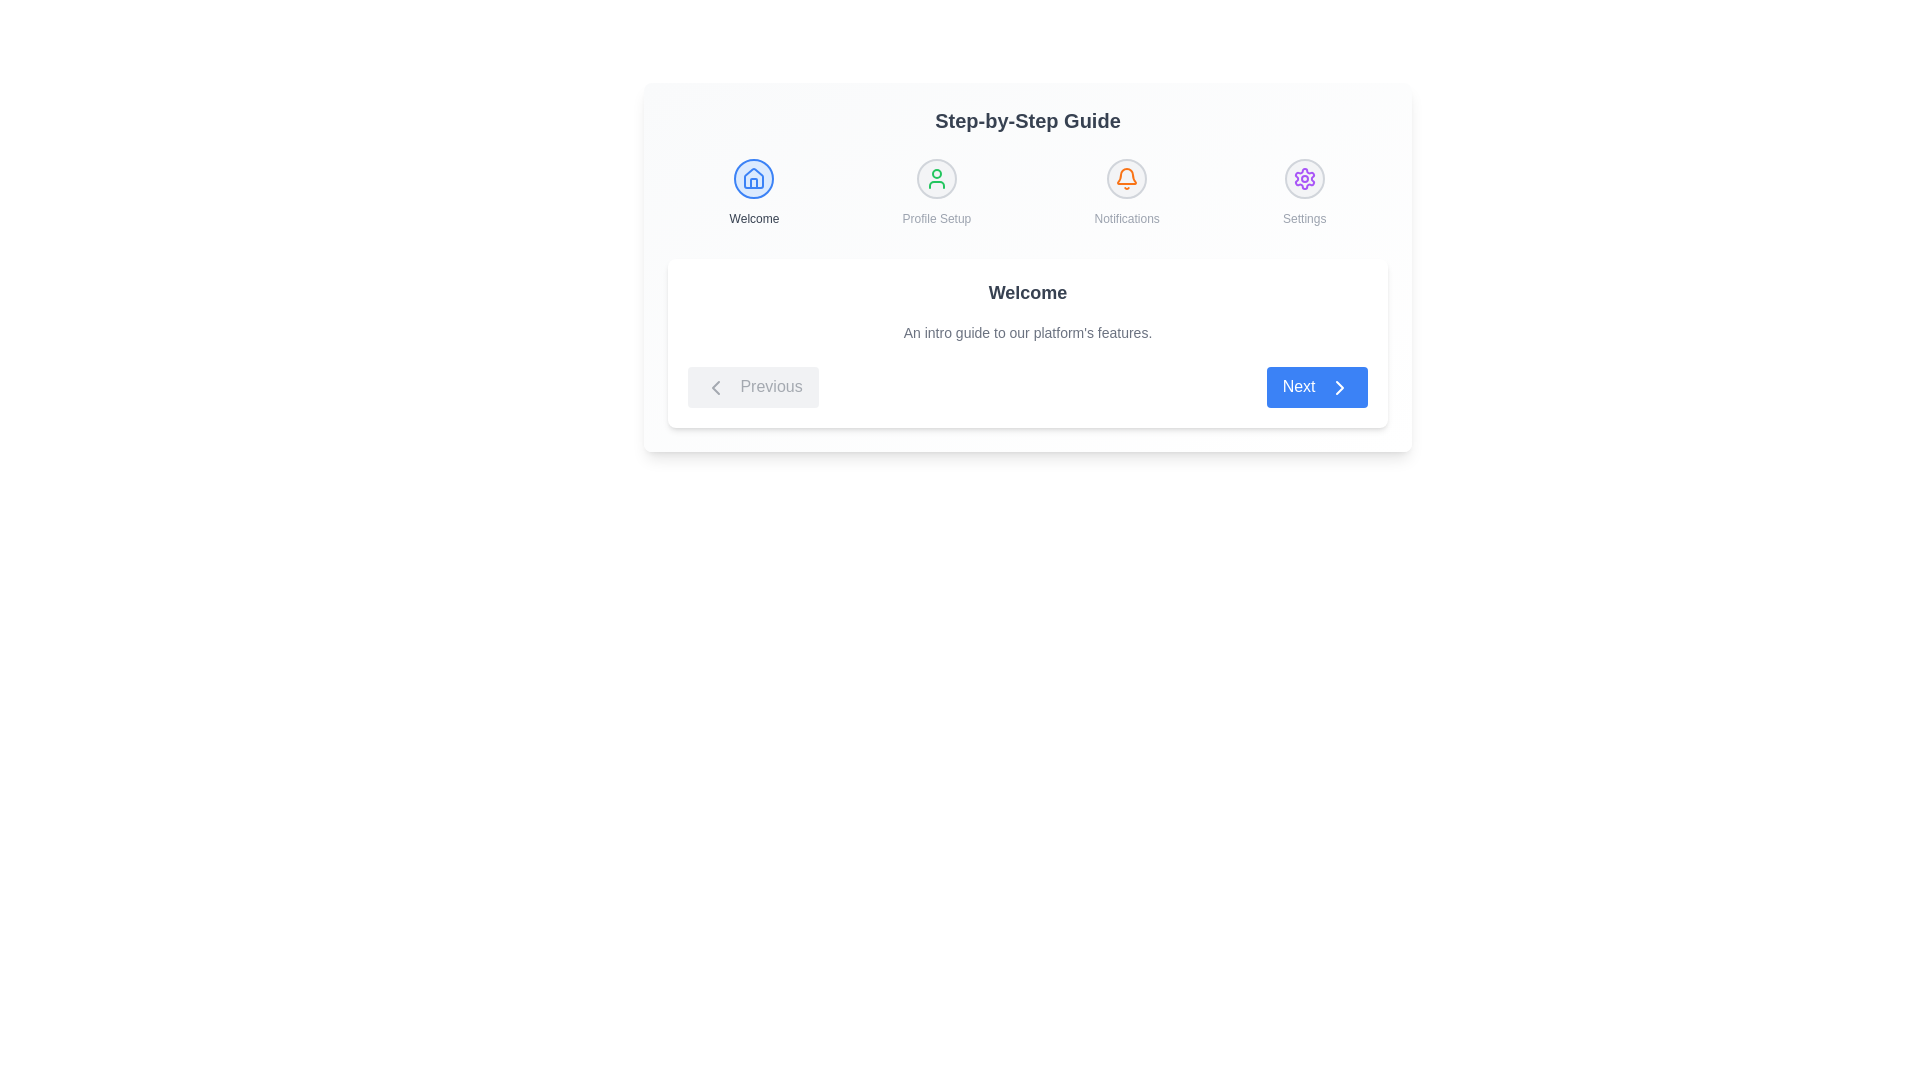 The image size is (1920, 1080). What do you see at coordinates (753, 177) in the screenshot?
I see `the 'Welcome' icon, which is the first icon in the sequence and visually indicates the current step in the guide interface` at bounding box center [753, 177].